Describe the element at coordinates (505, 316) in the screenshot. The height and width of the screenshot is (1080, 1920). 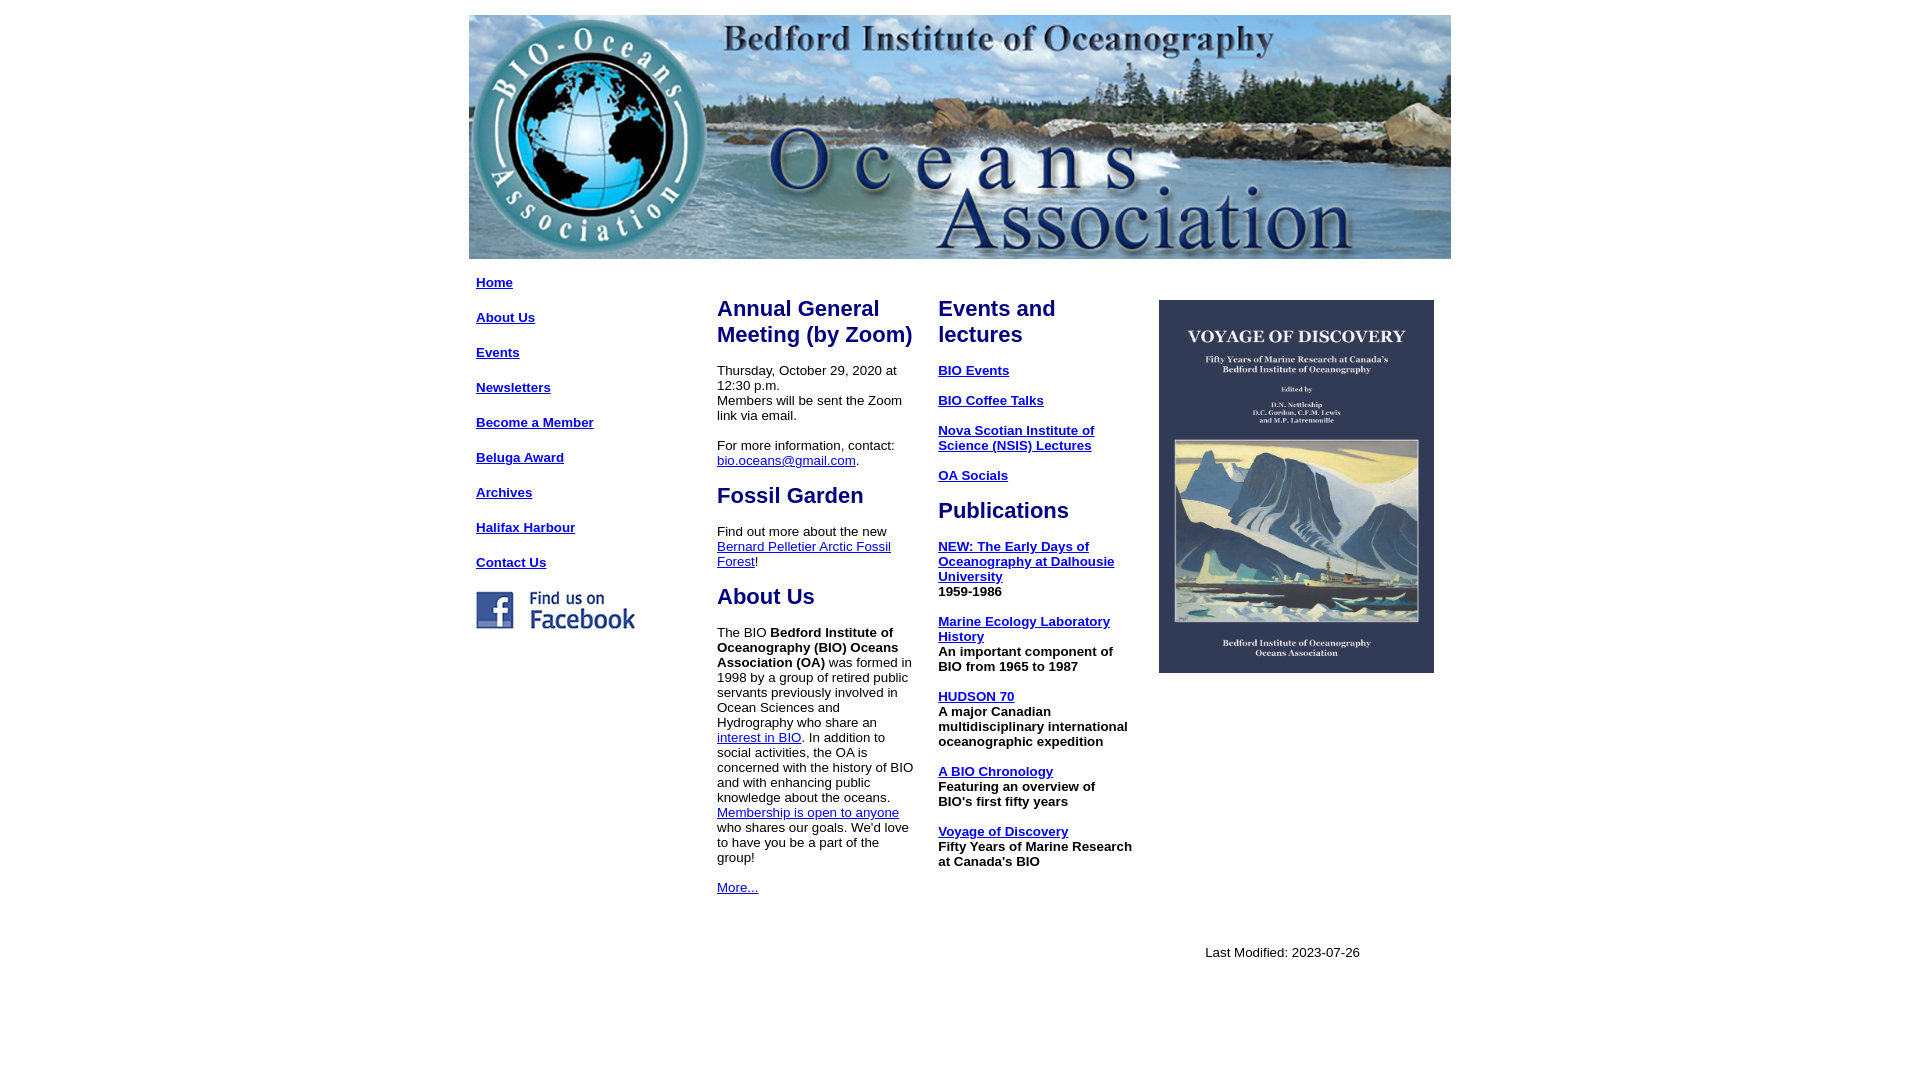
I see `'About Us'` at that location.